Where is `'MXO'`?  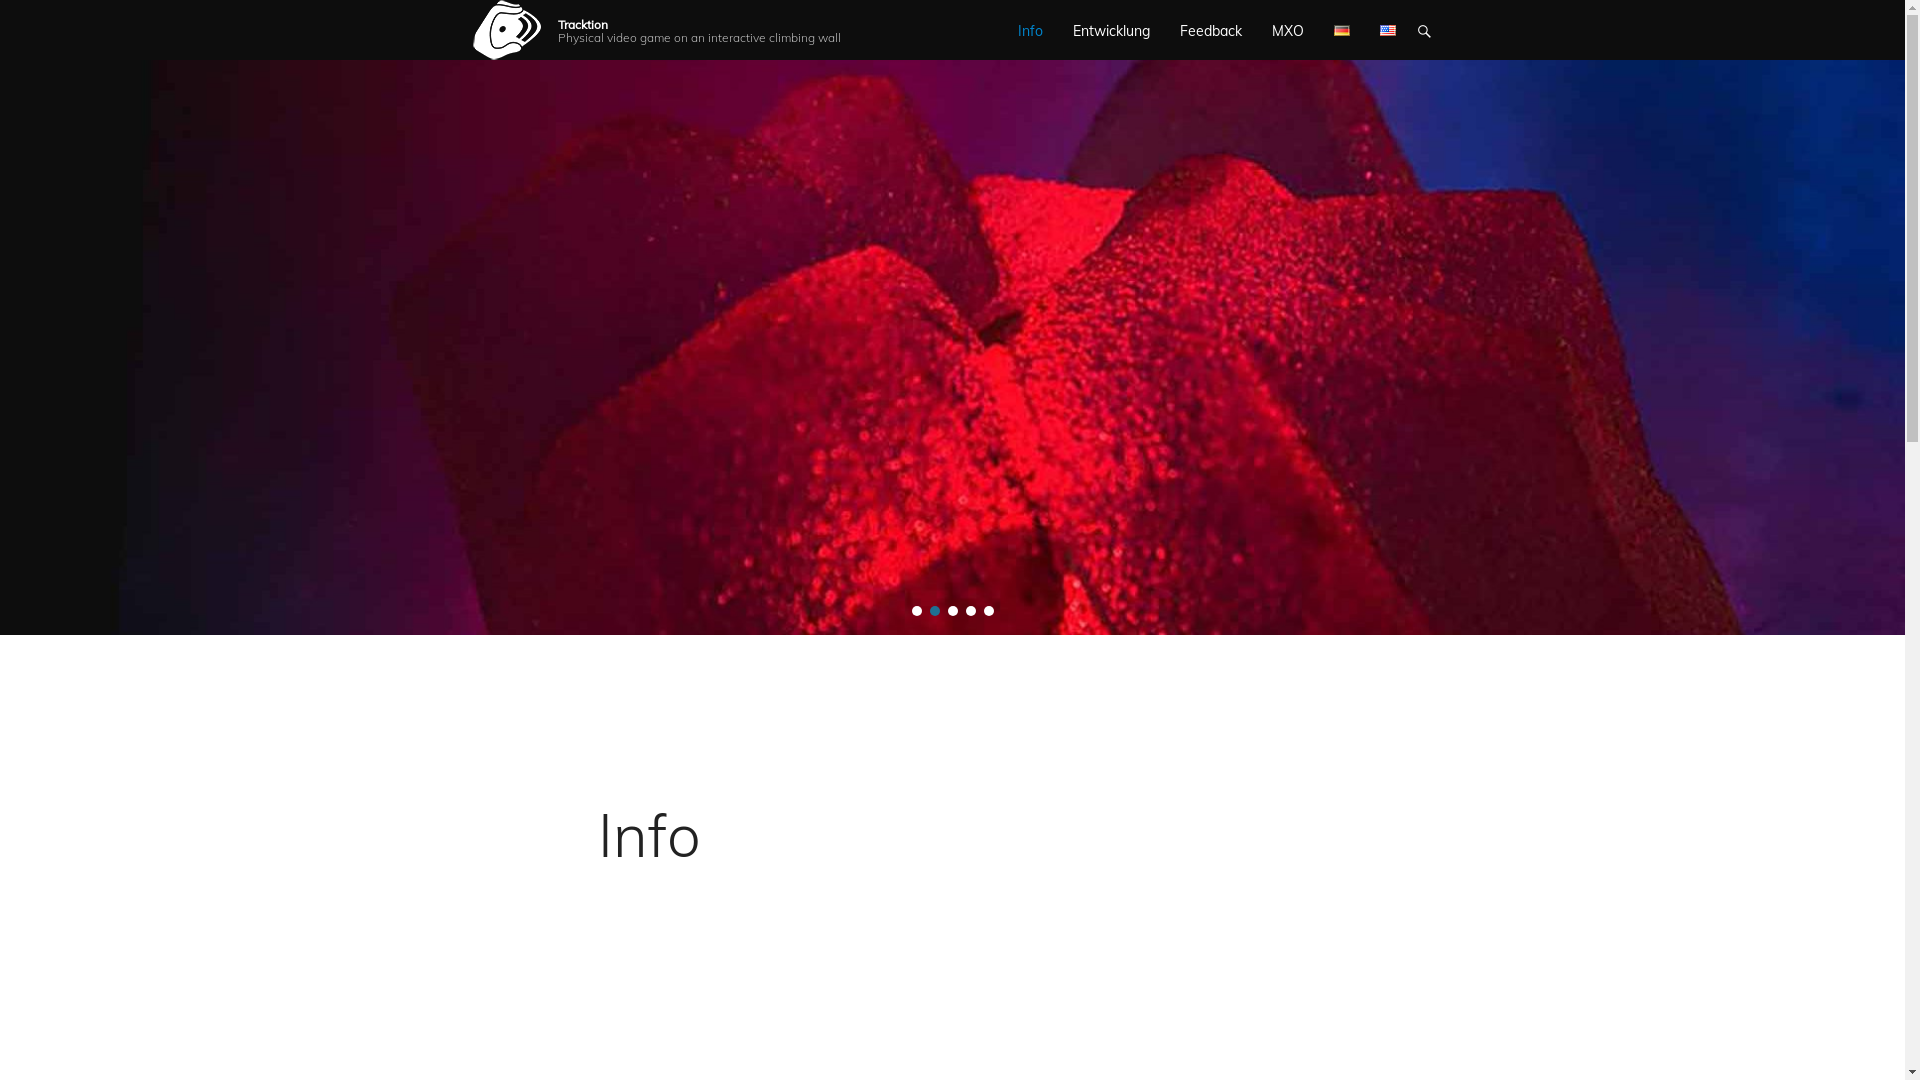 'MXO' is located at coordinates (1287, 29).